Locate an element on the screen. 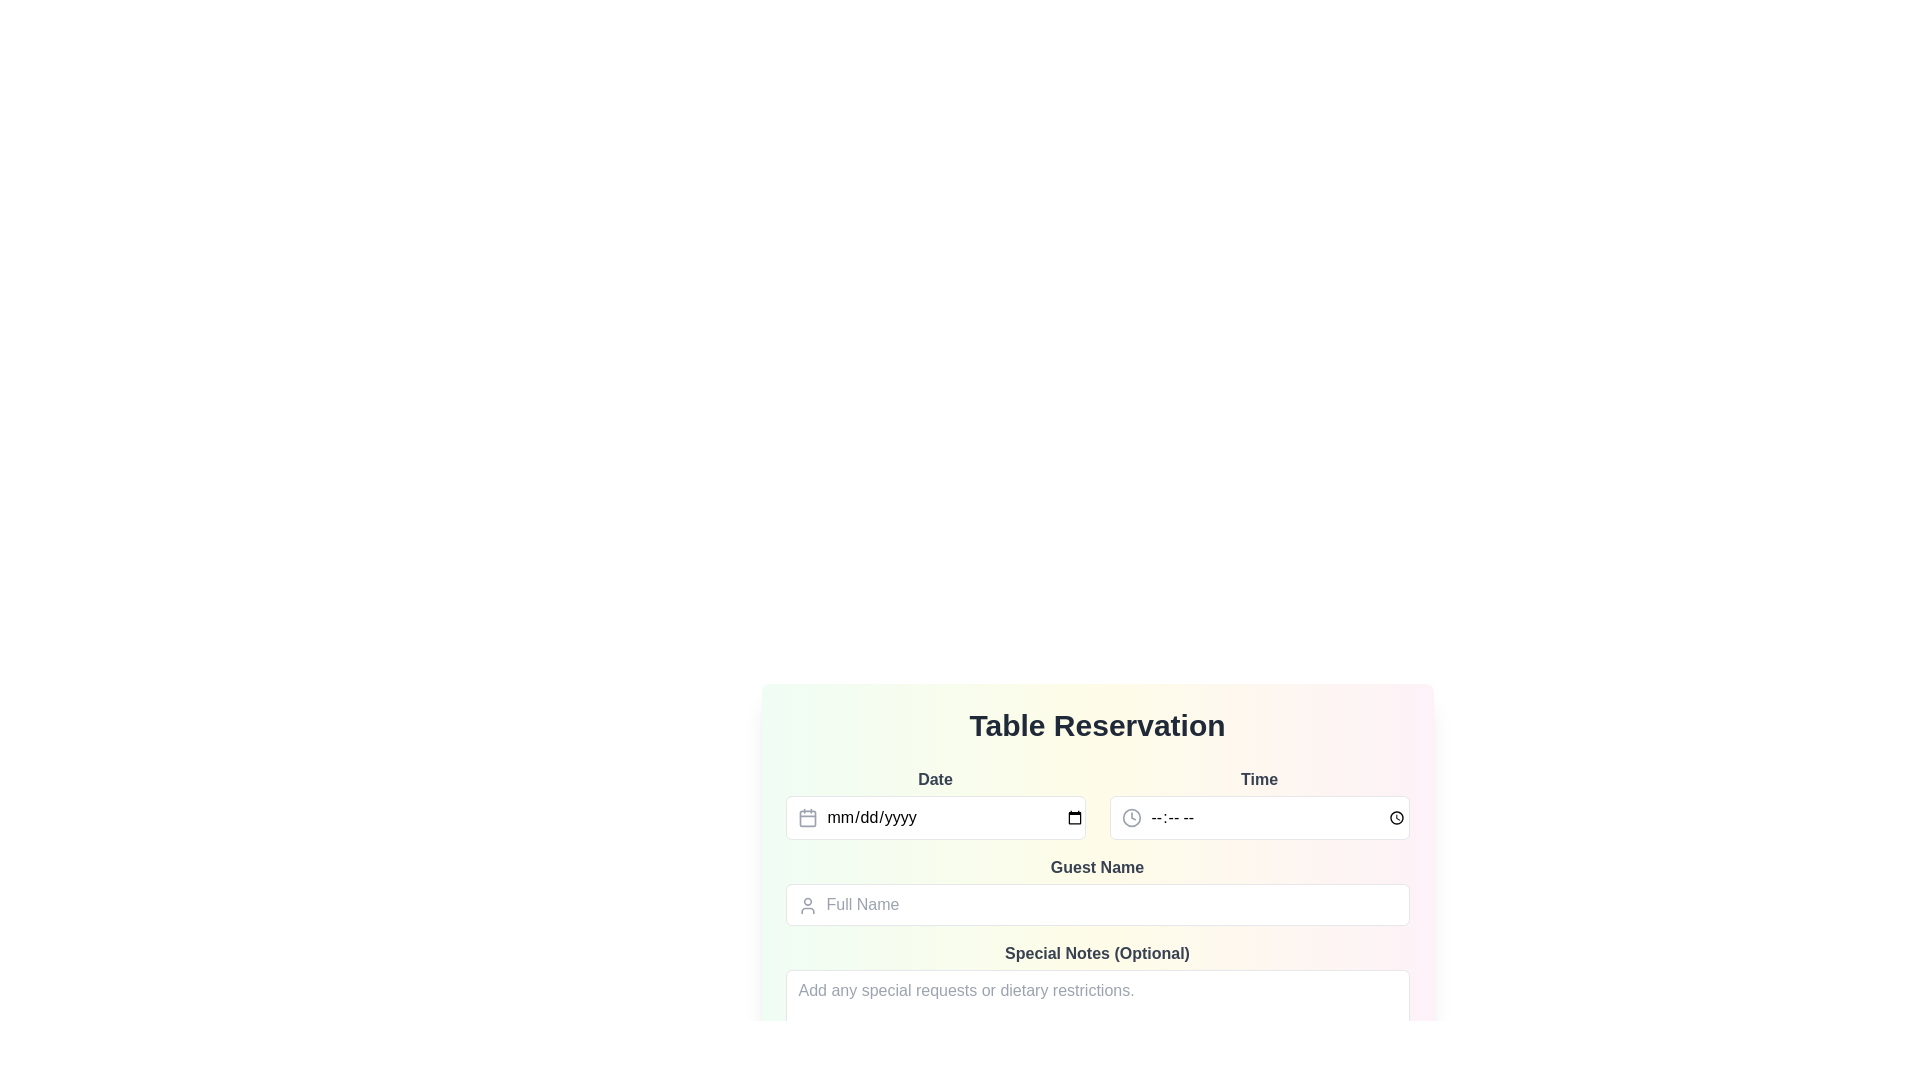 Image resolution: width=1920 pixels, height=1080 pixels. the calendar icon located at the leftmost side of the date input field under the 'Date' label, which features a gray color and a typical calendar representation is located at coordinates (807, 817).